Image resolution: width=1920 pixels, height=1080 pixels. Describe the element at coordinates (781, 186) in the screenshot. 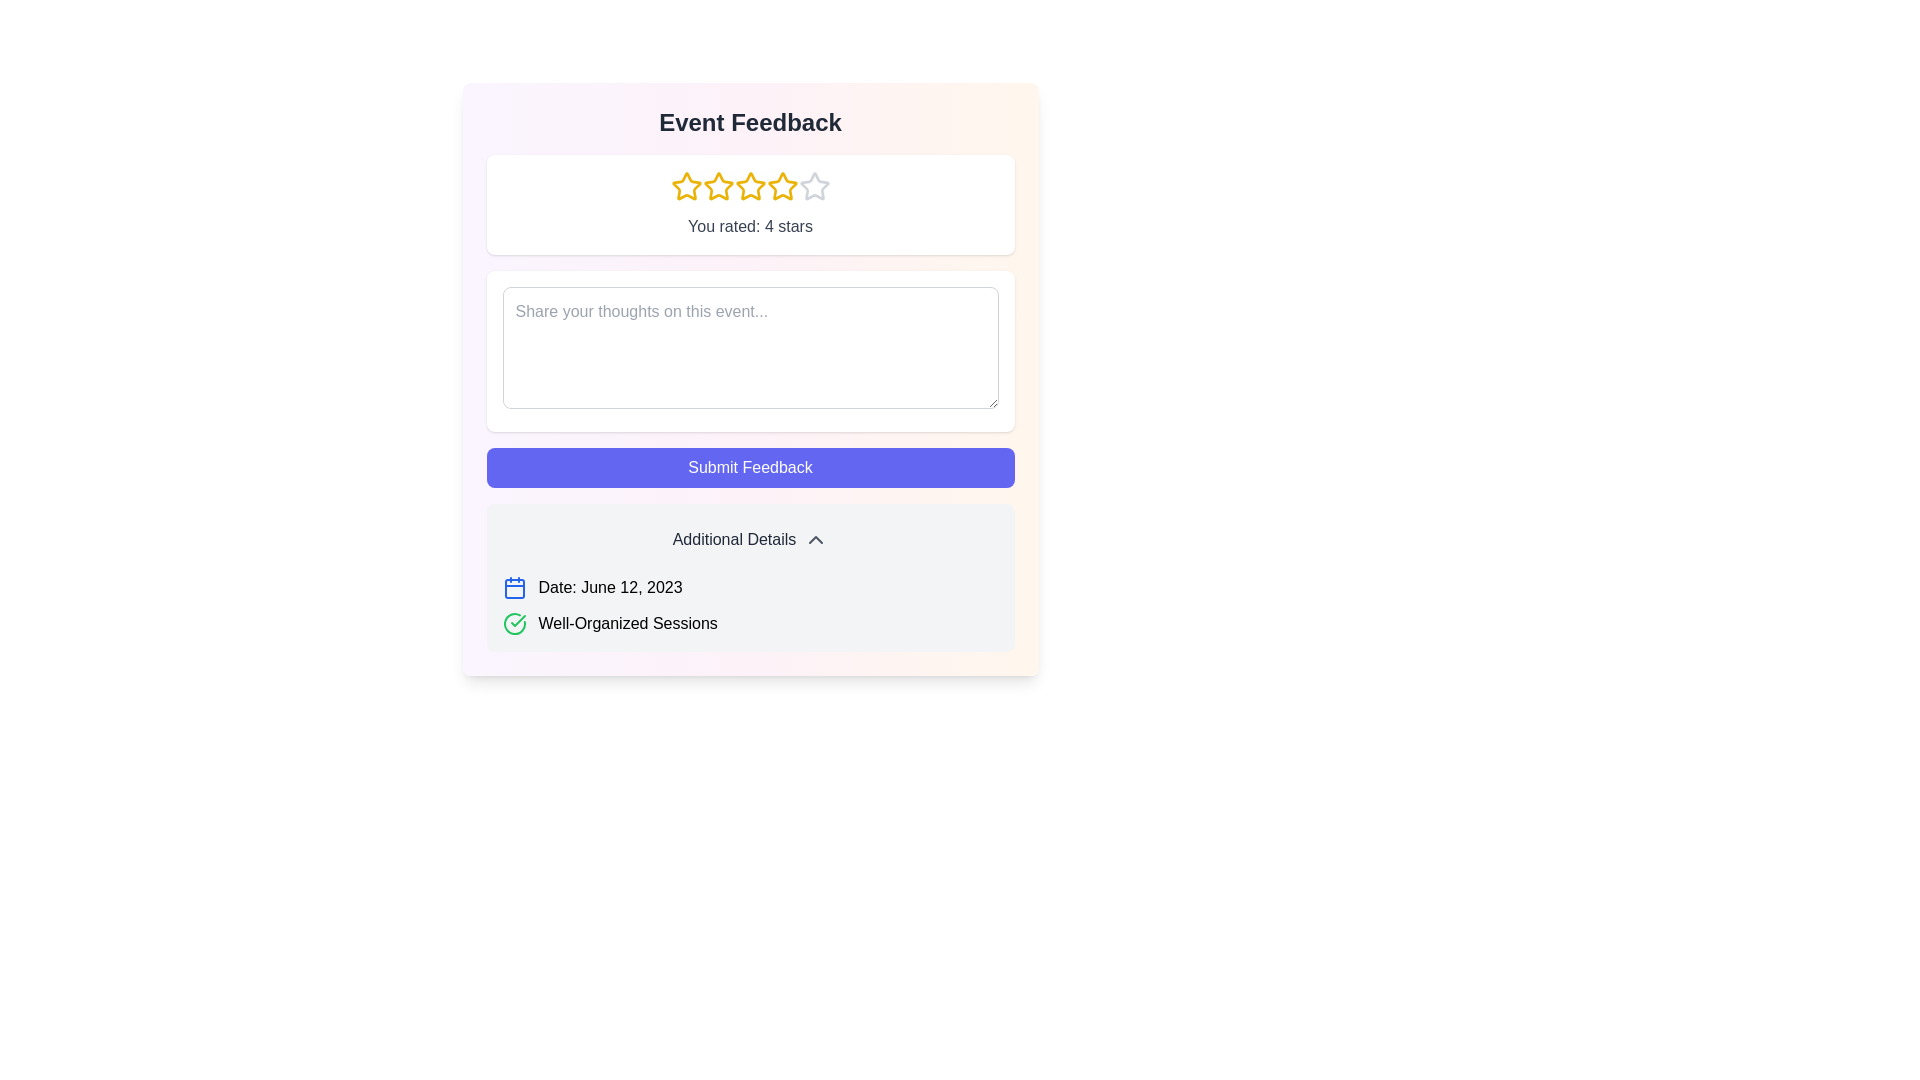

I see `the fourth yellow five-pointed star icon in the rating system` at that location.